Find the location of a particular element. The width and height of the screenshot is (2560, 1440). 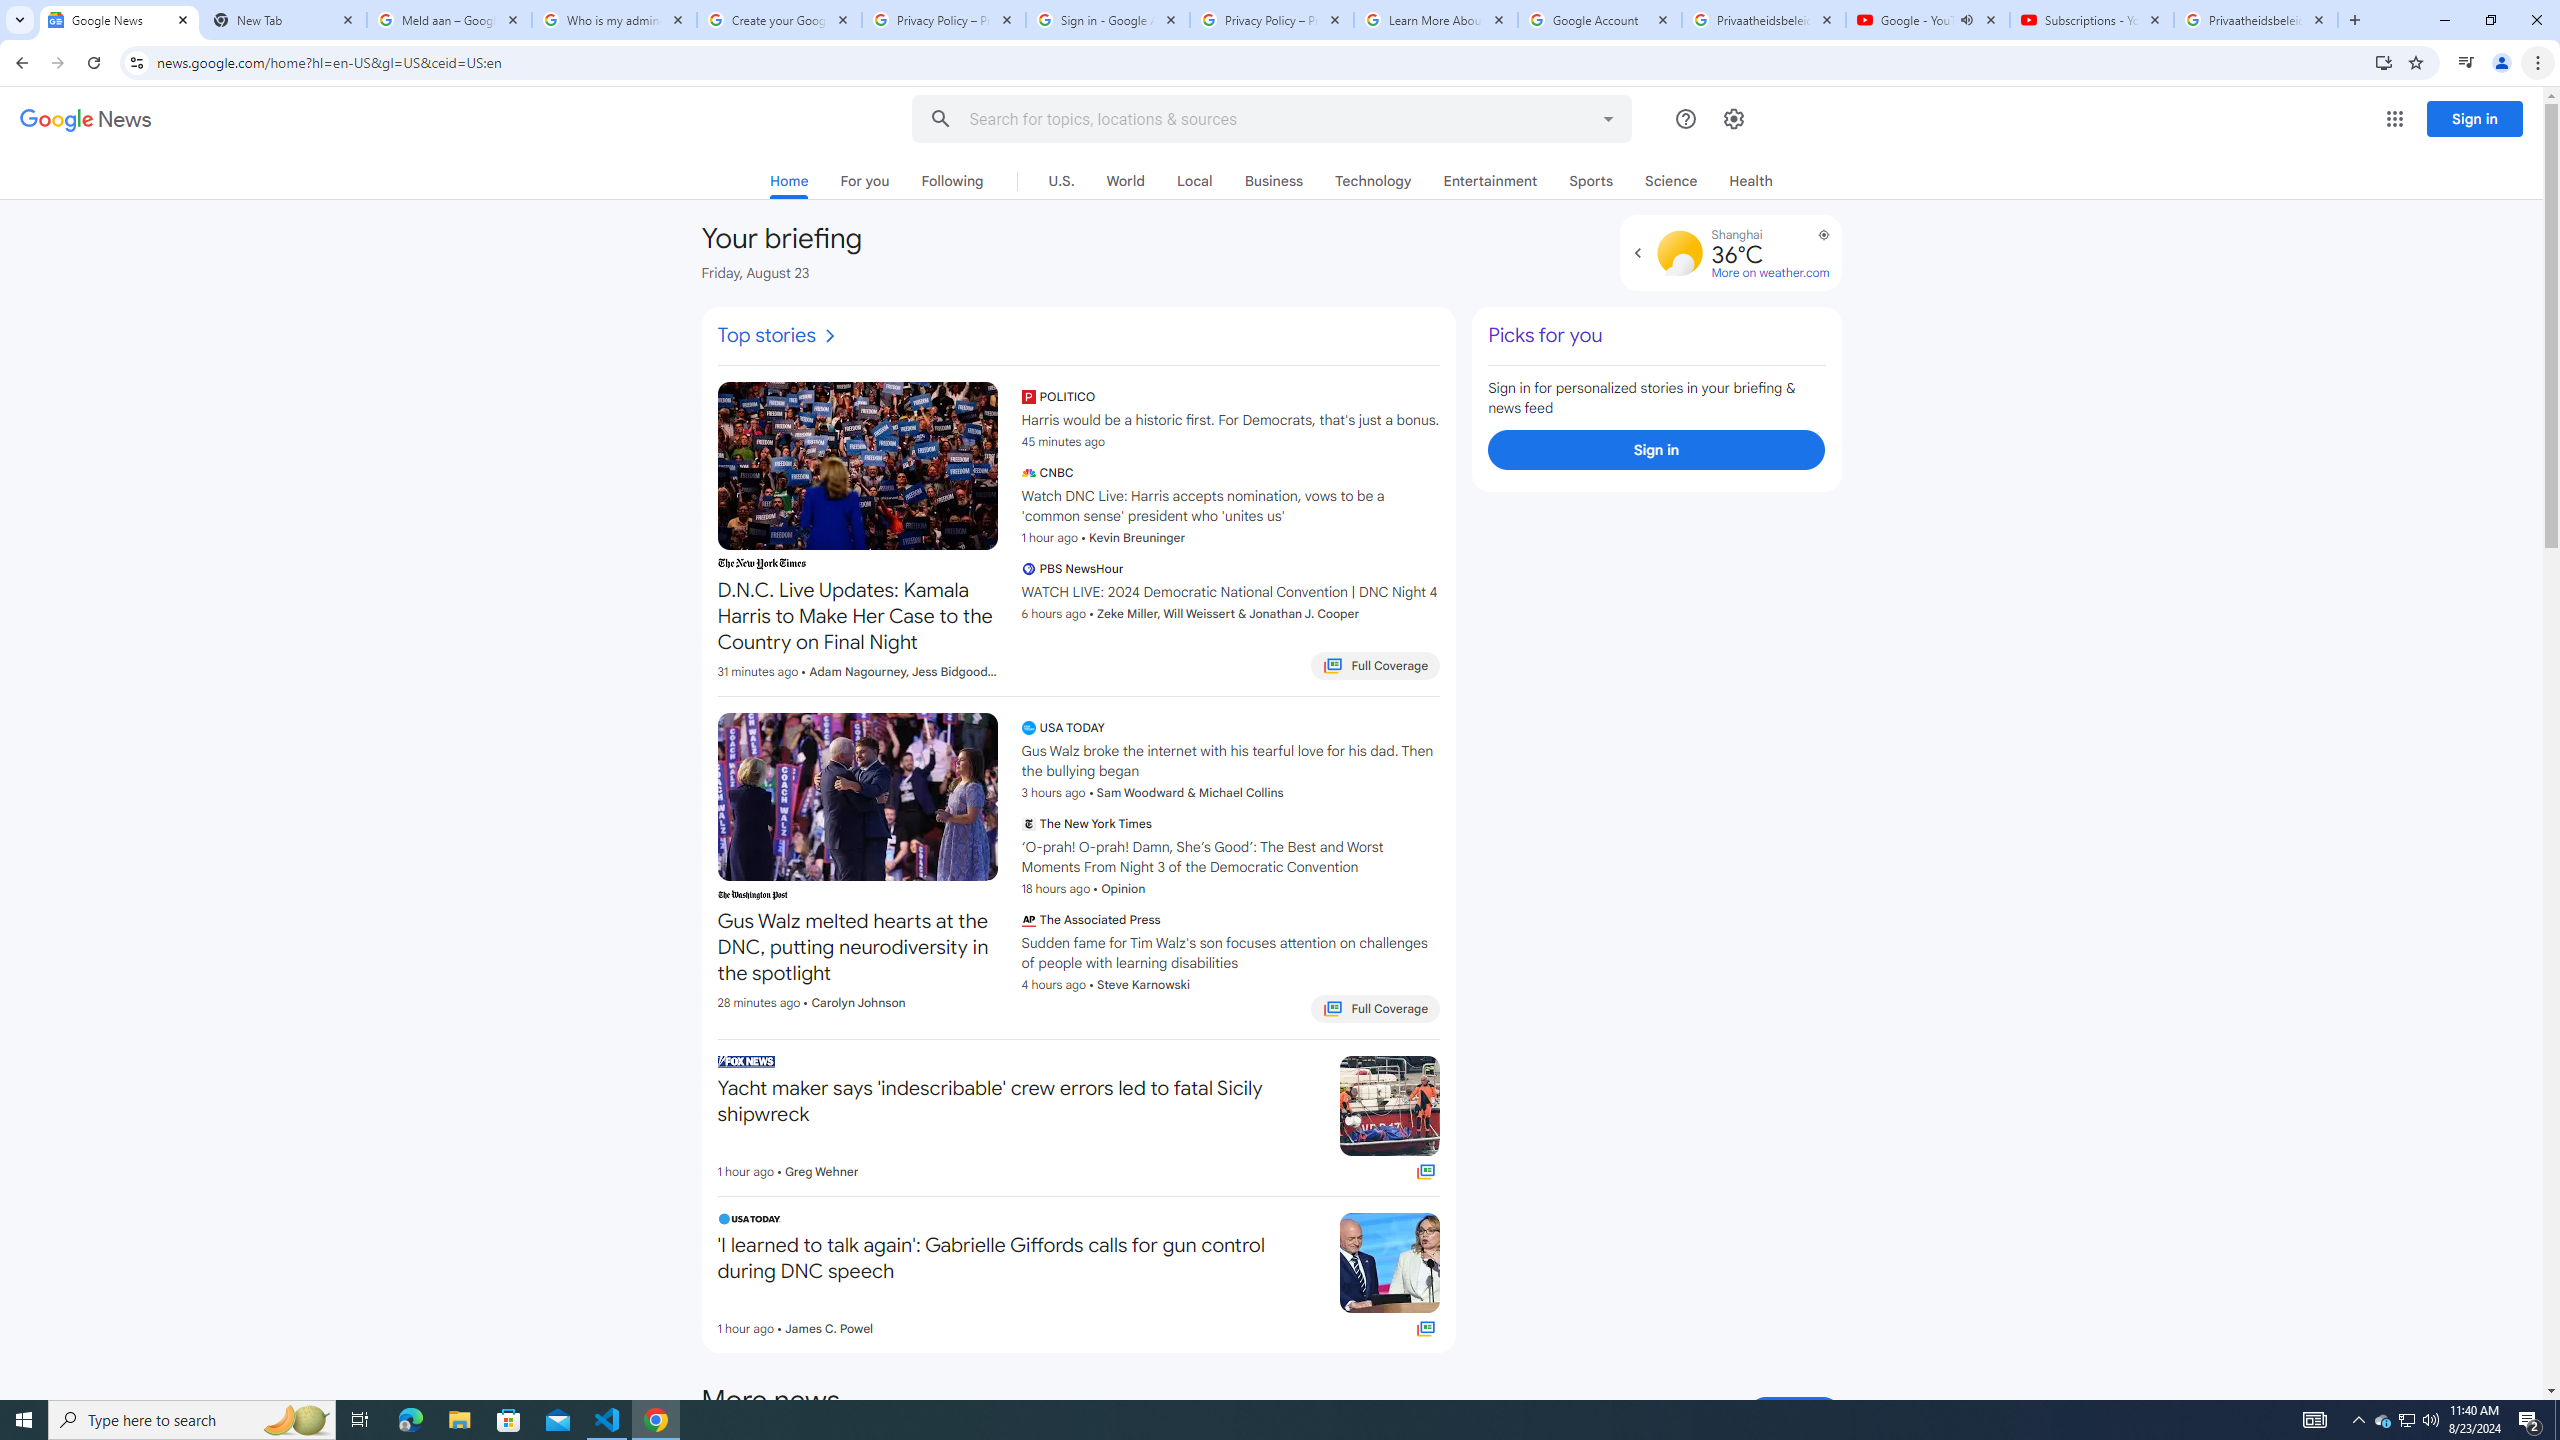

'Science' is located at coordinates (1671, 180).